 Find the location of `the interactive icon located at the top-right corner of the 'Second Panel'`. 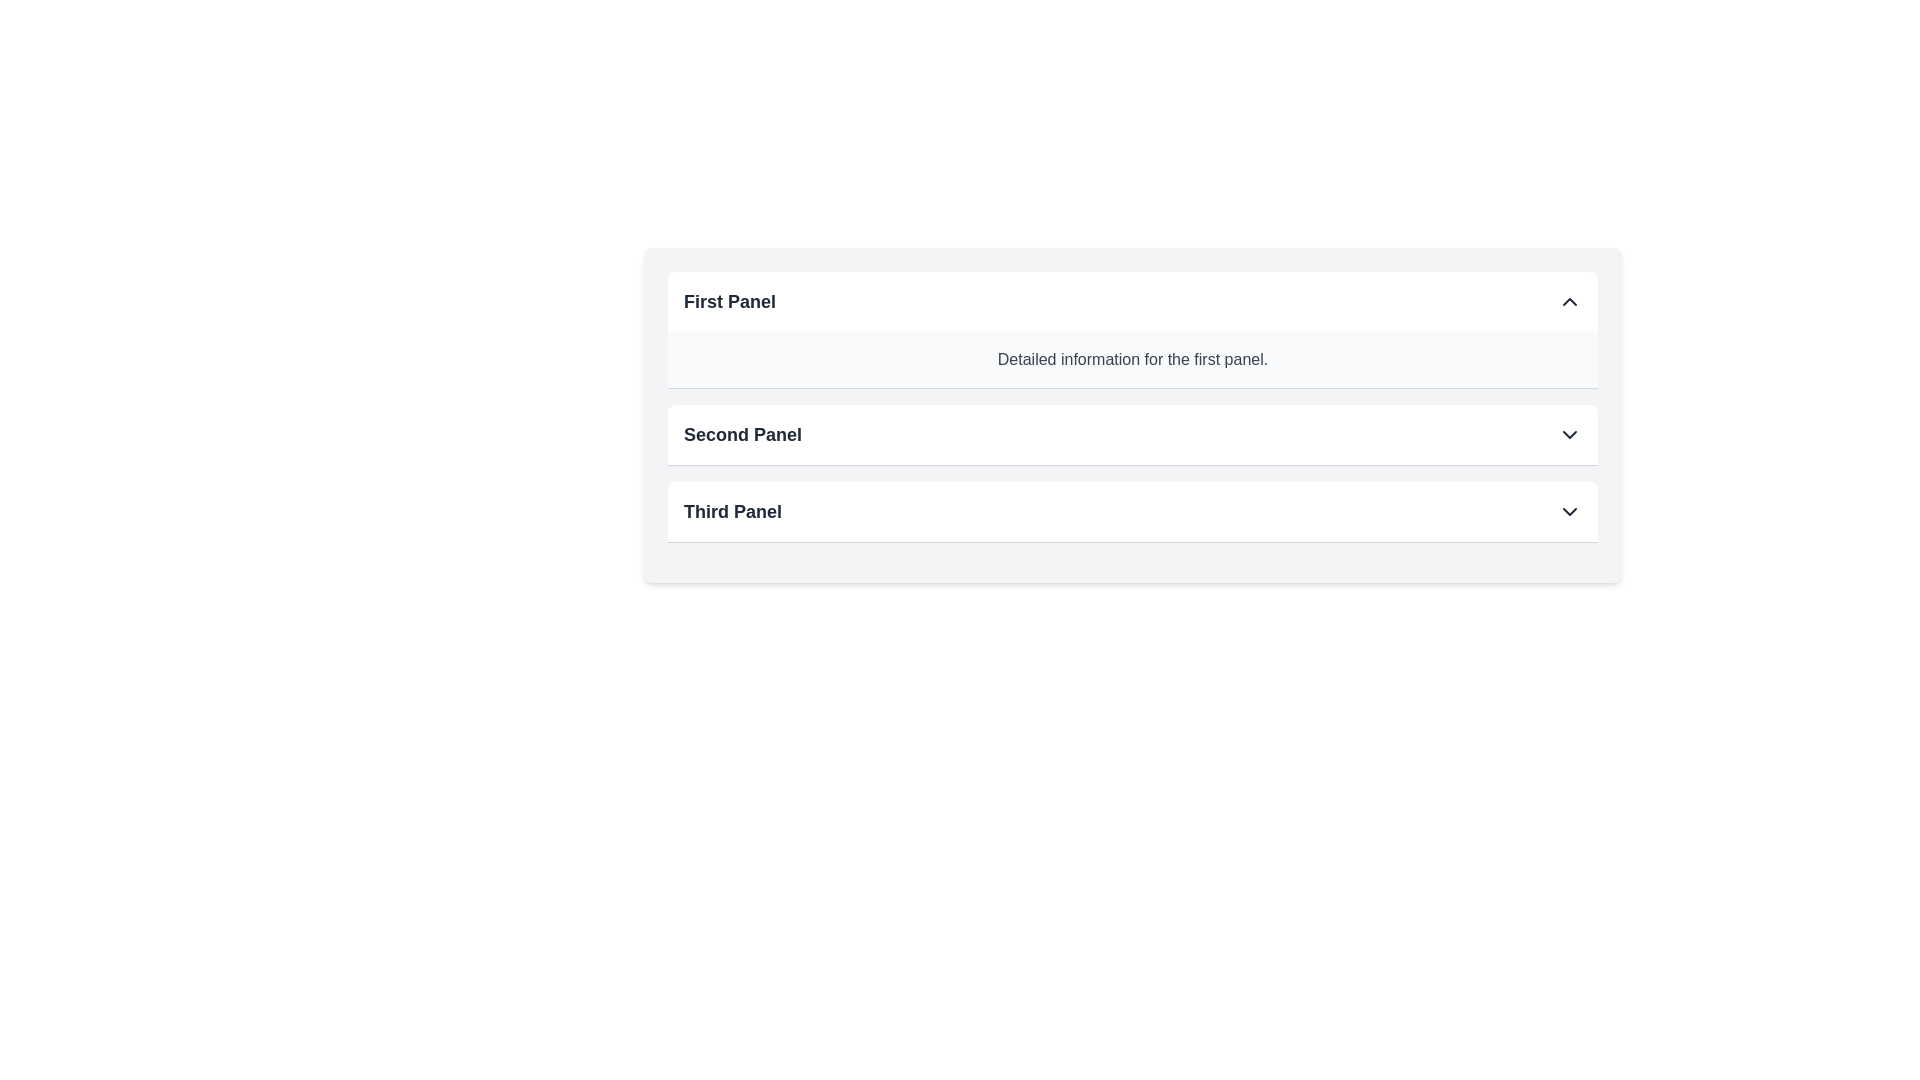

the interactive icon located at the top-right corner of the 'Second Panel' is located at coordinates (1568, 434).